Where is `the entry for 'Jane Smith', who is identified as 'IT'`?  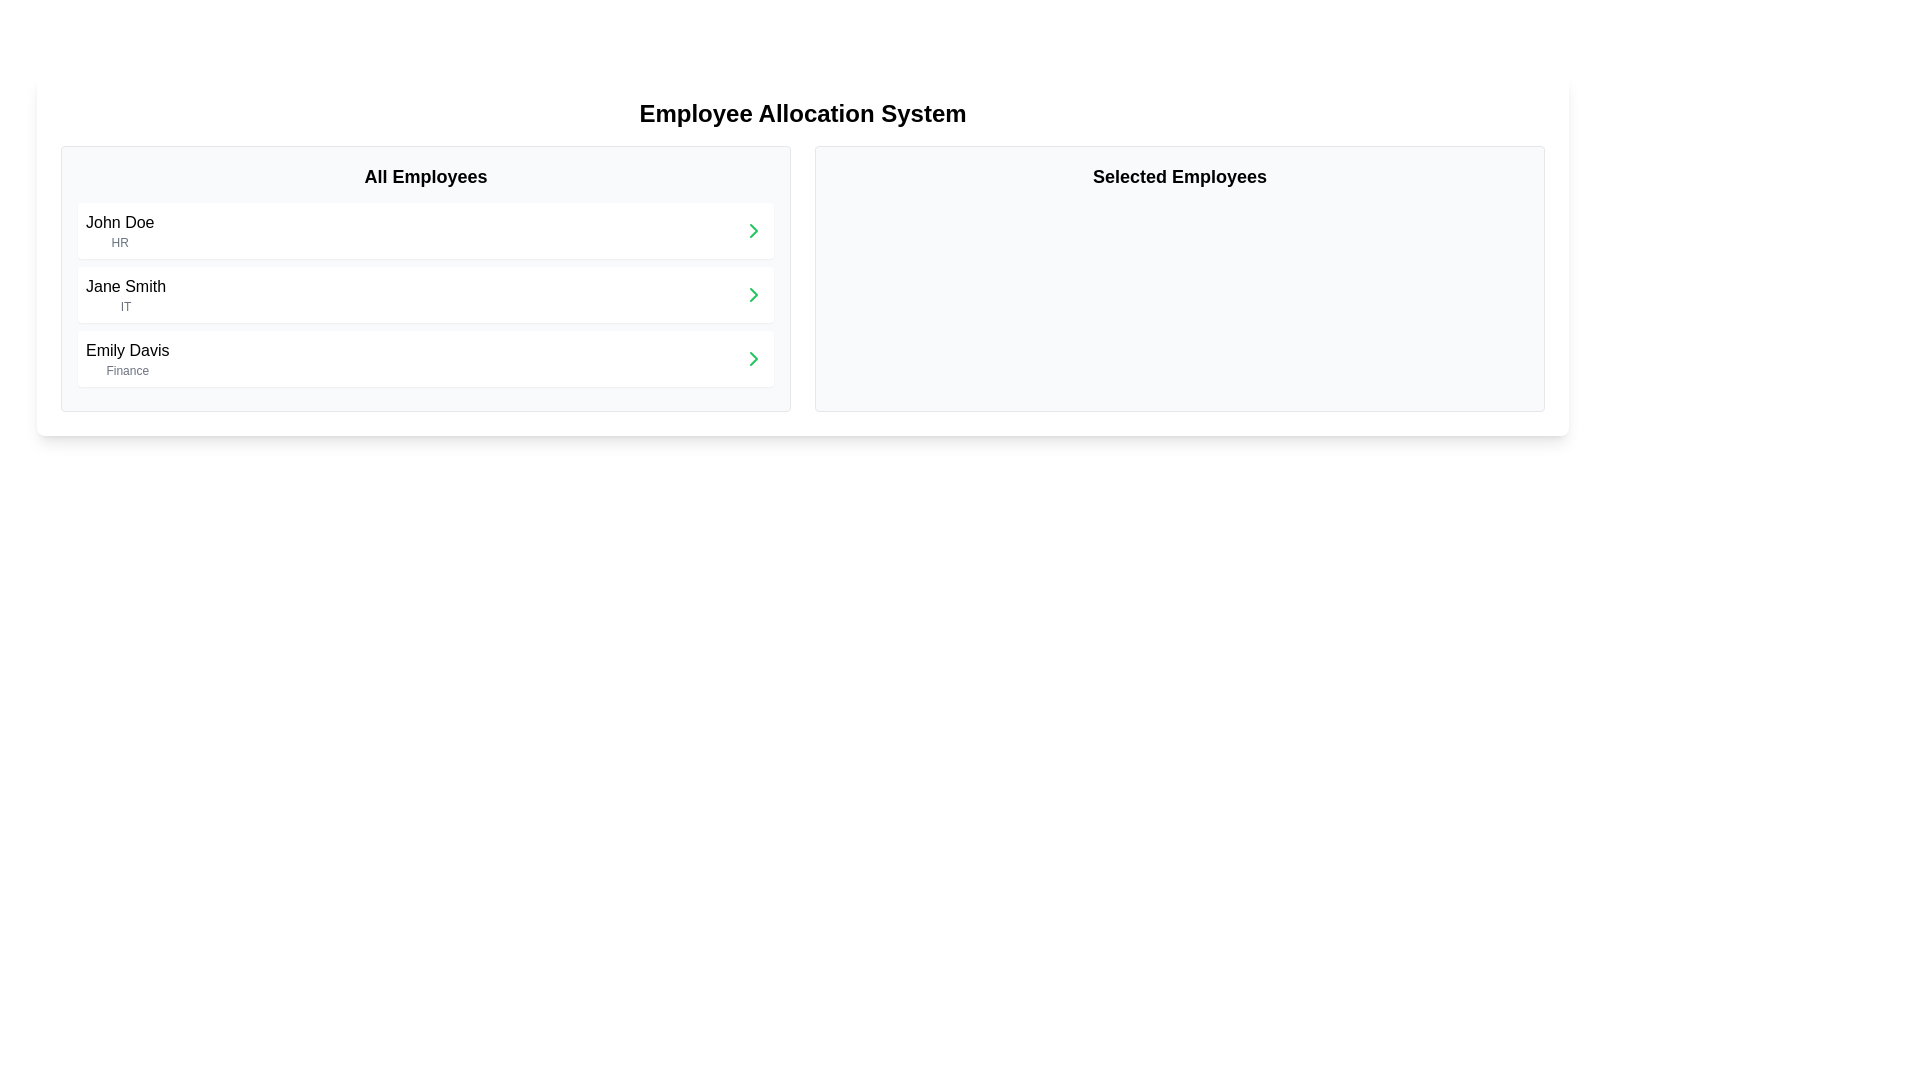 the entry for 'Jane Smith', who is identified as 'IT' is located at coordinates (124, 294).